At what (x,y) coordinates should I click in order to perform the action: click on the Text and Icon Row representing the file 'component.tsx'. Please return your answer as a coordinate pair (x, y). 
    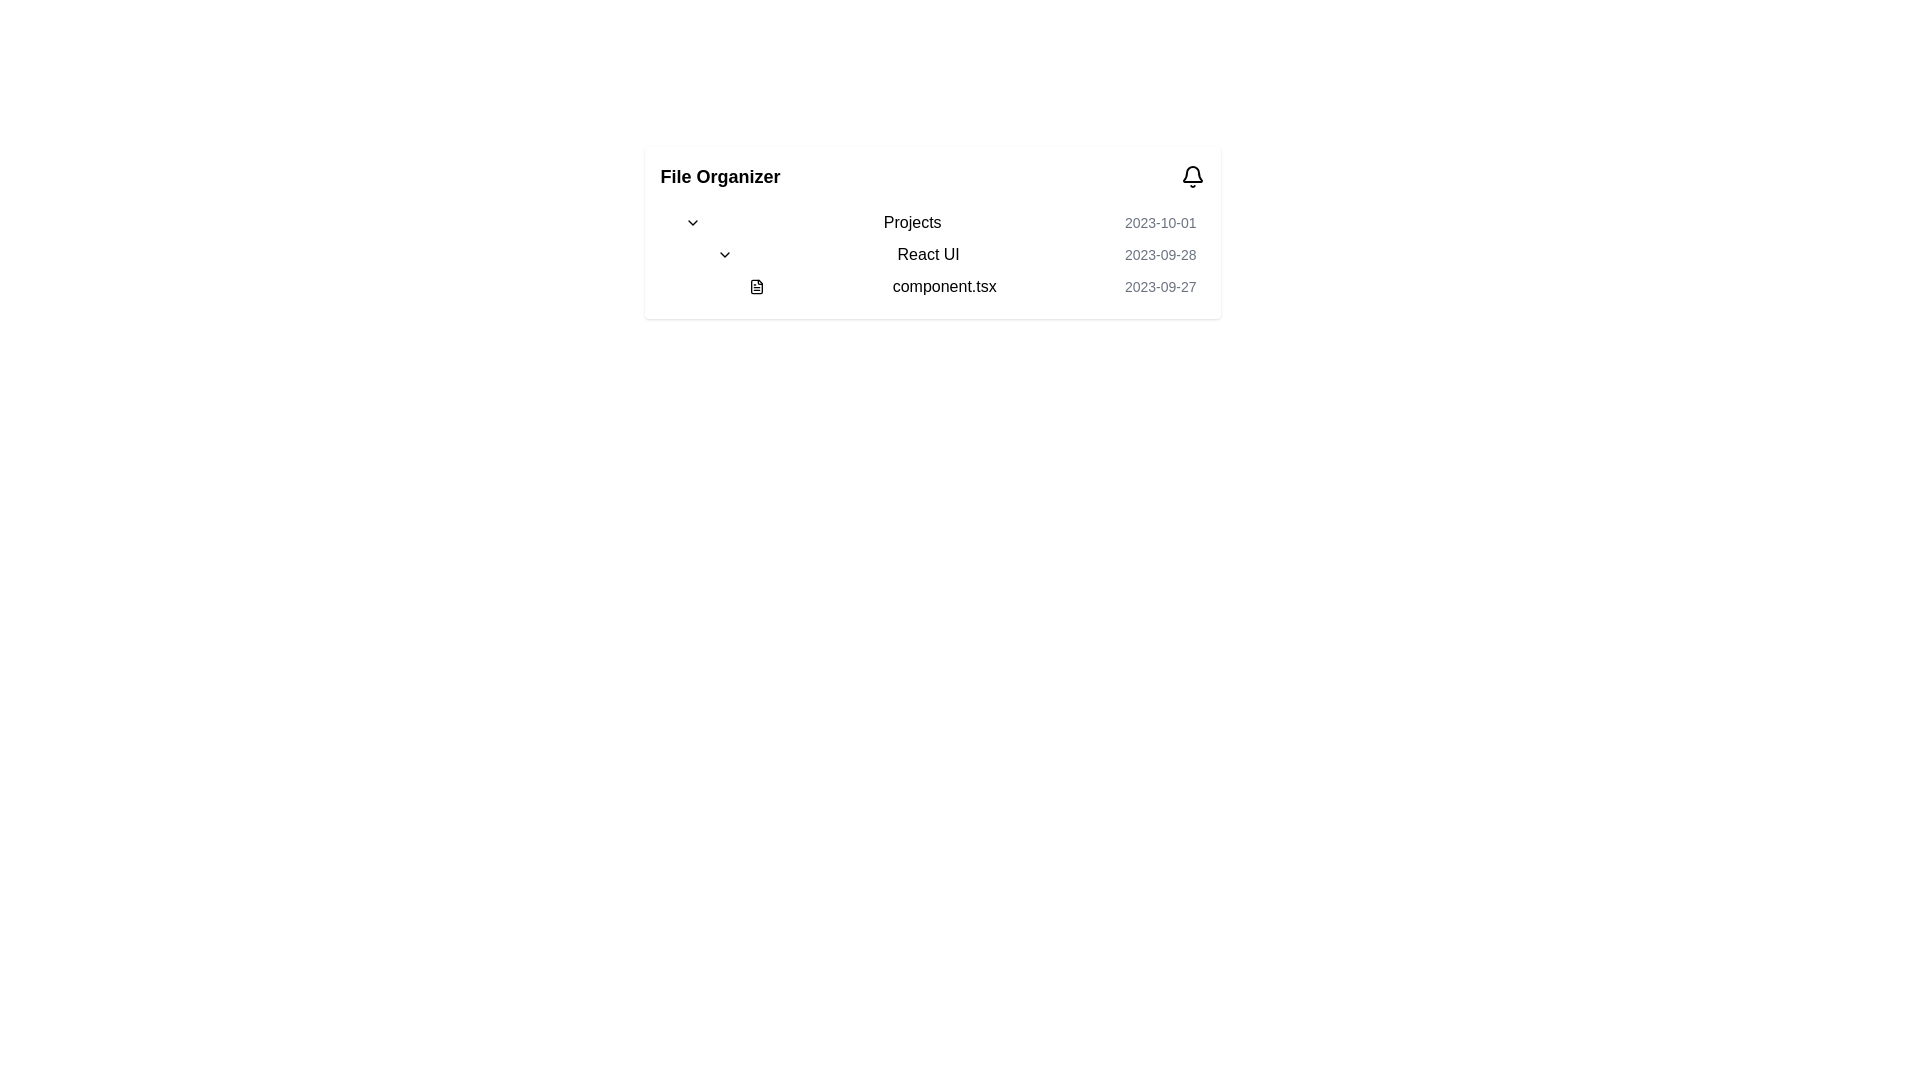
    Looking at the image, I should click on (964, 286).